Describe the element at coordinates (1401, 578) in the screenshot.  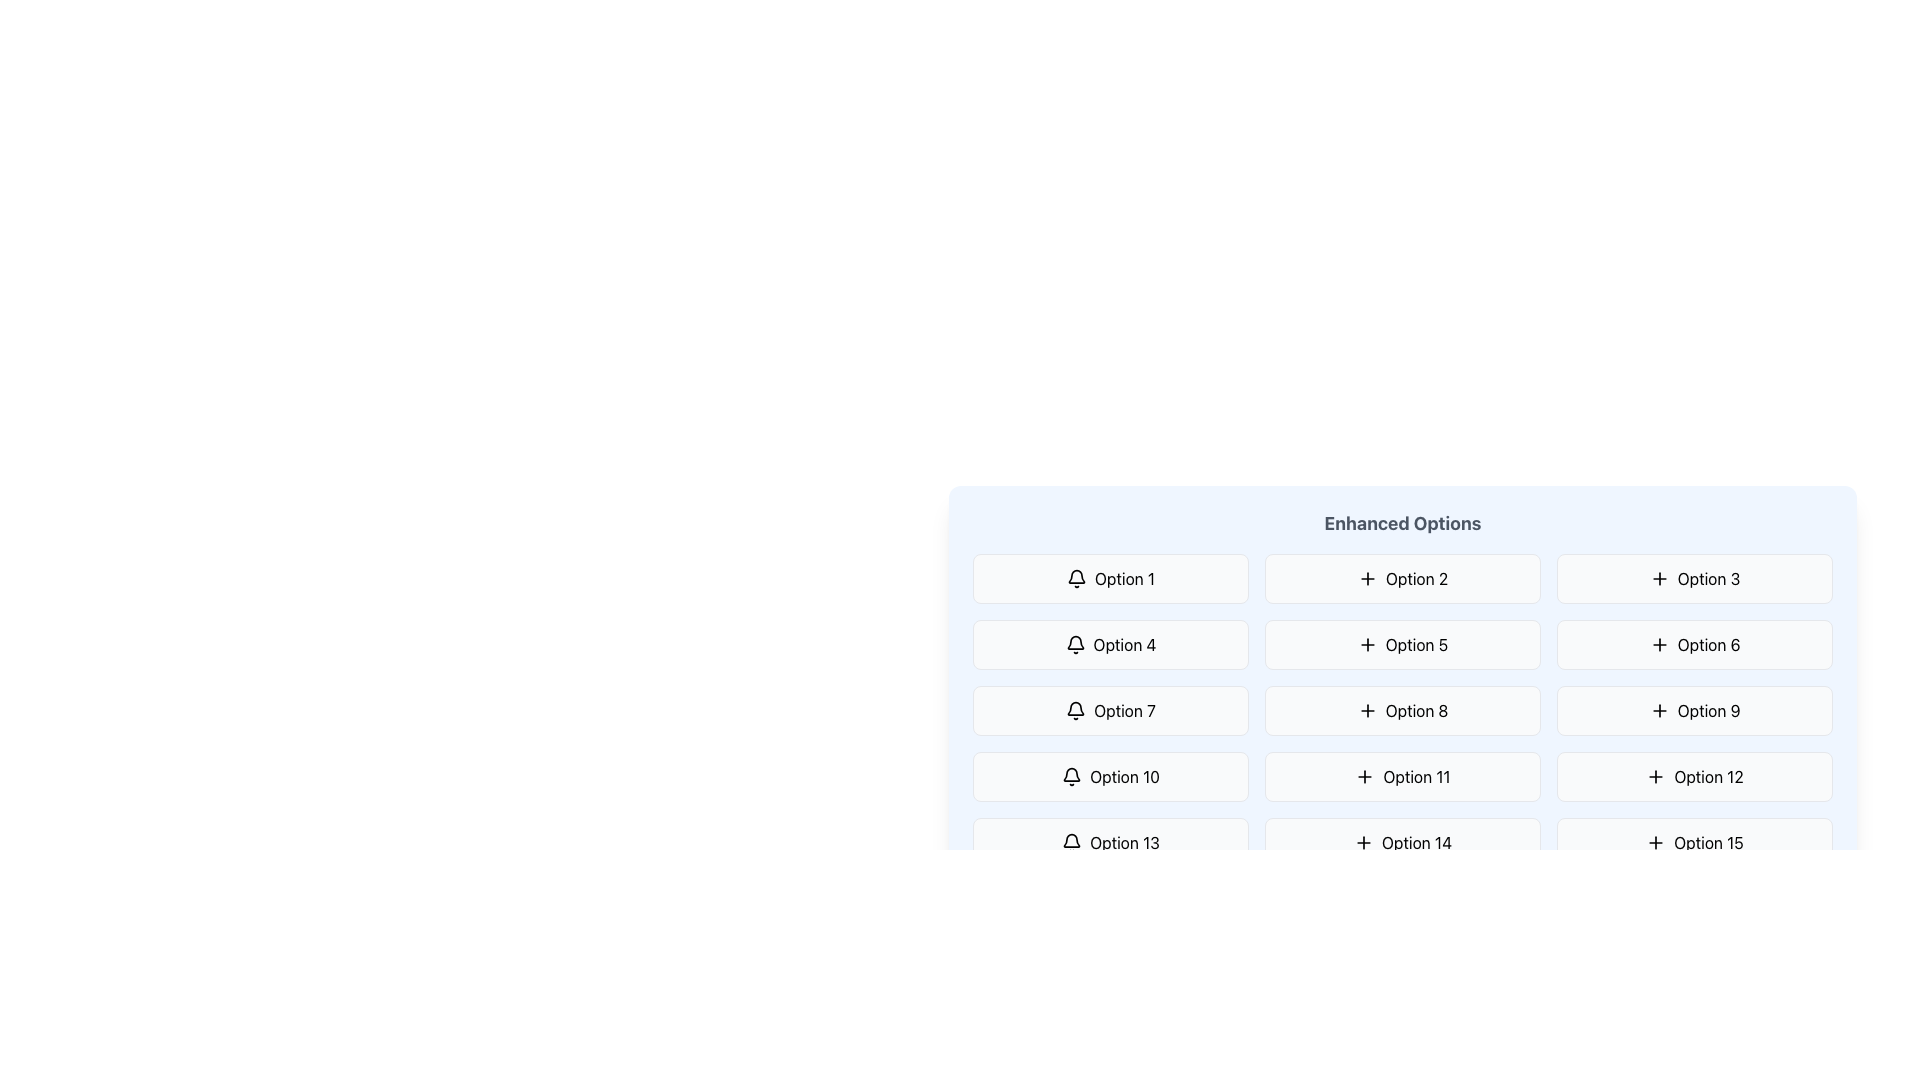
I see `the button labeled 'Option 2' located in the second column of the 'Enhanced Options' section` at that location.